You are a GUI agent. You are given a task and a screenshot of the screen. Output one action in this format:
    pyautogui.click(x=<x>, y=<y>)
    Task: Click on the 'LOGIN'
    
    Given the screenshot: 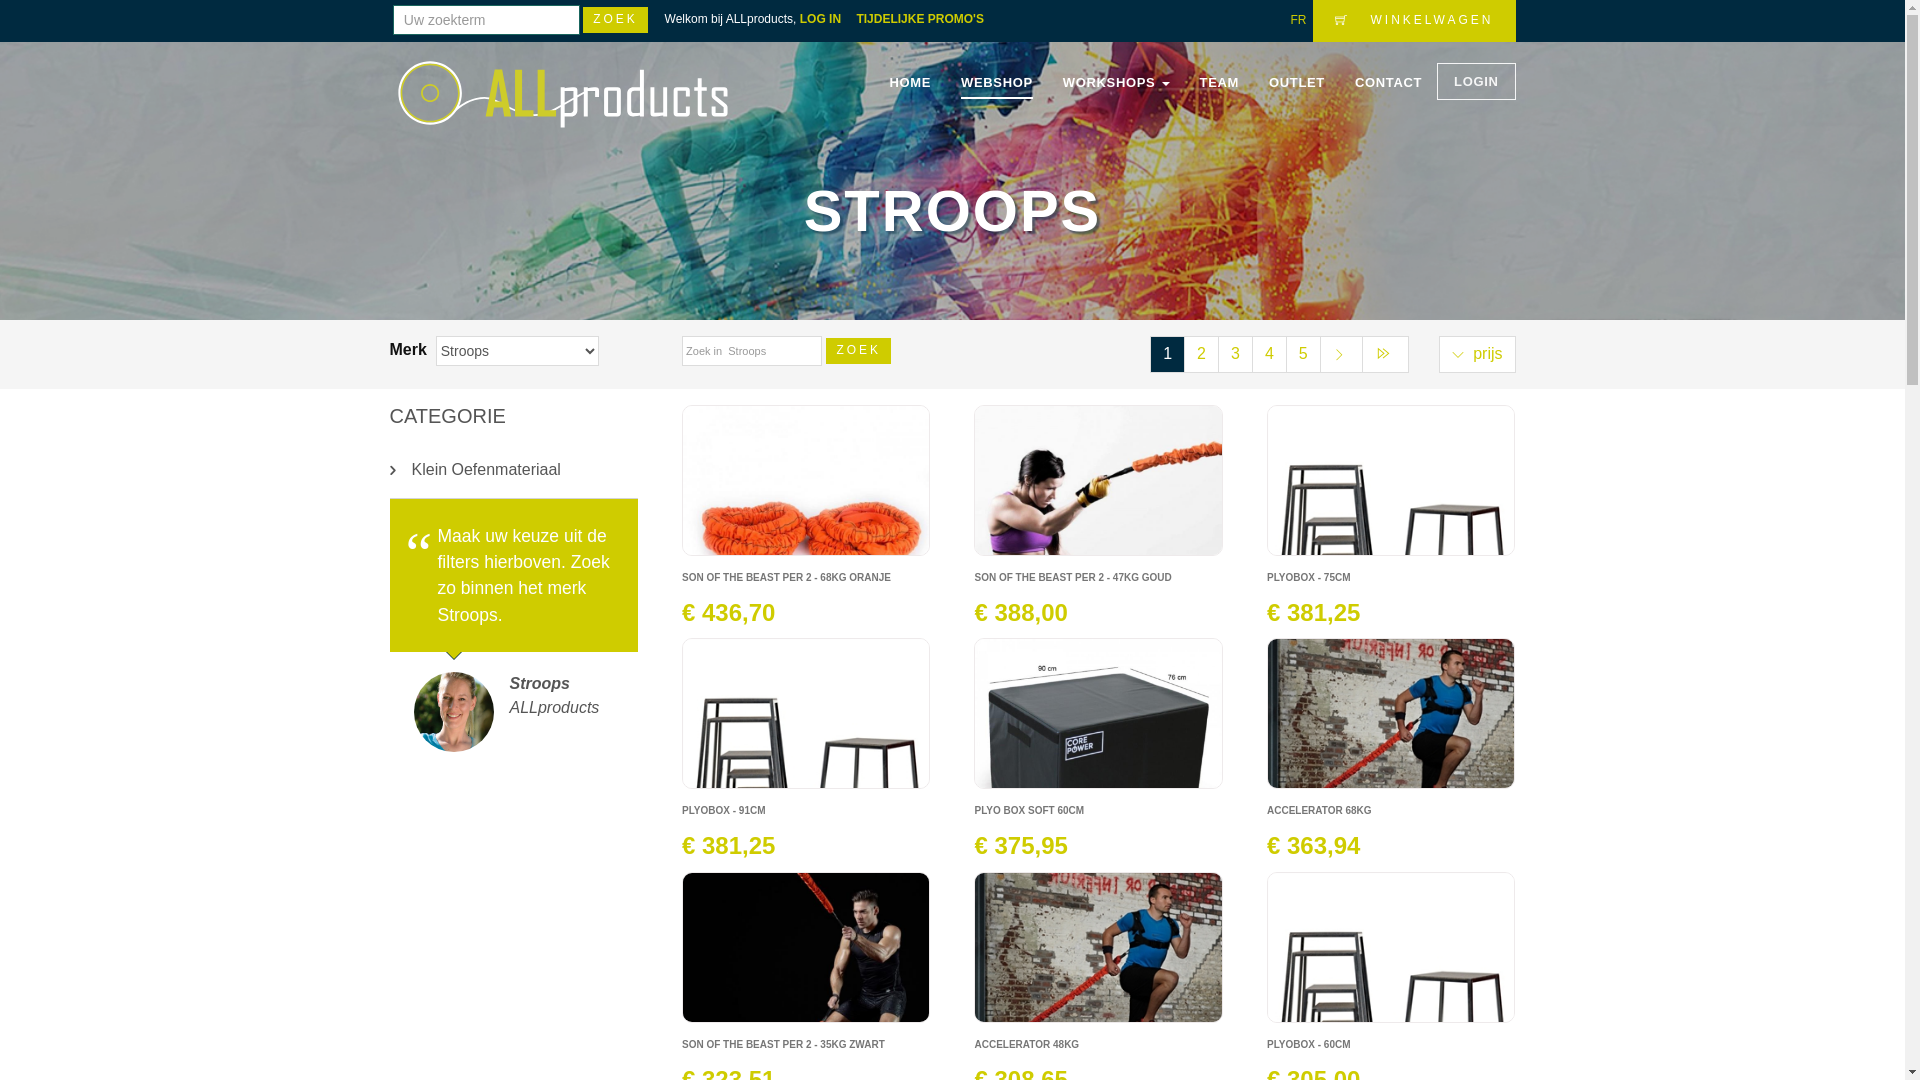 What is the action you would take?
    pyautogui.click(x=1476, y=80)
    